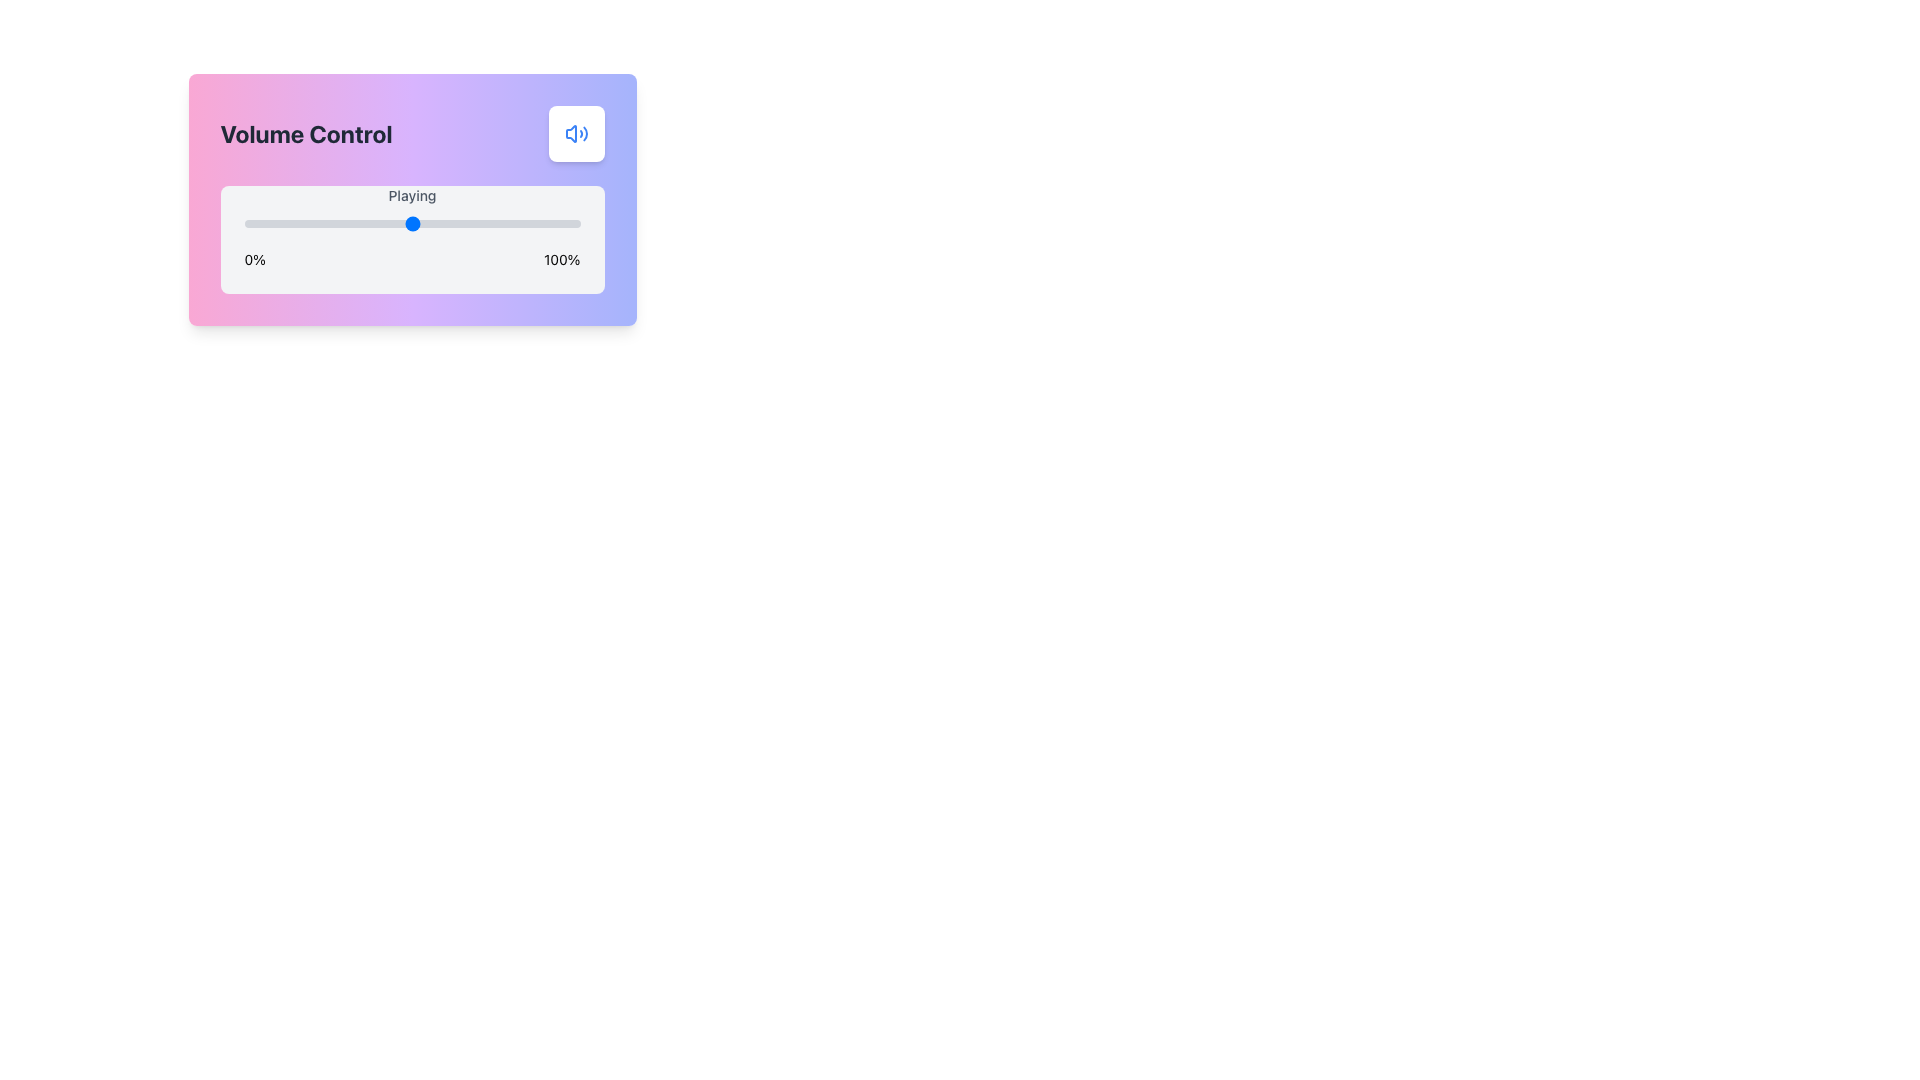  Describe the element at coordinates (556, 223) in the screenshot. I see `the slider` at that location.